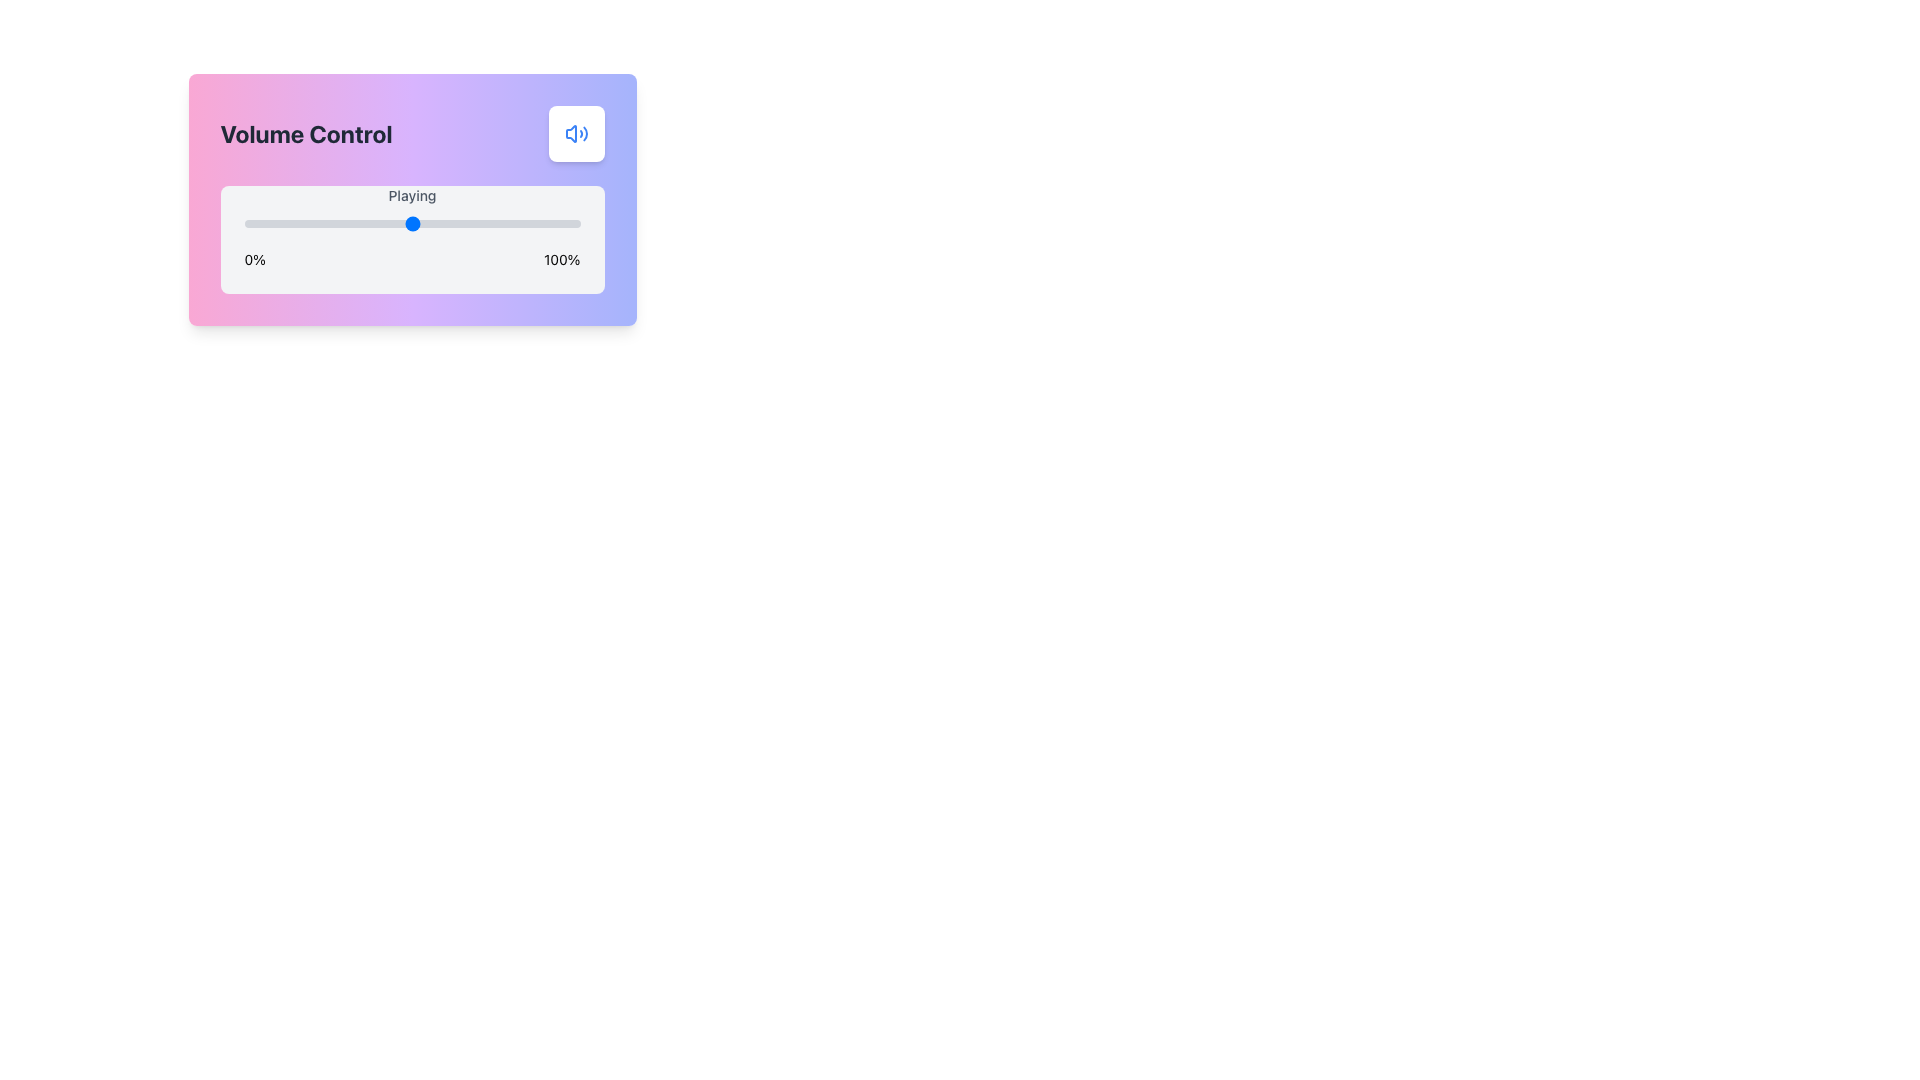  Describe the element at coordinates (556, 223) in the screenshot. I see `the slider` at that location.